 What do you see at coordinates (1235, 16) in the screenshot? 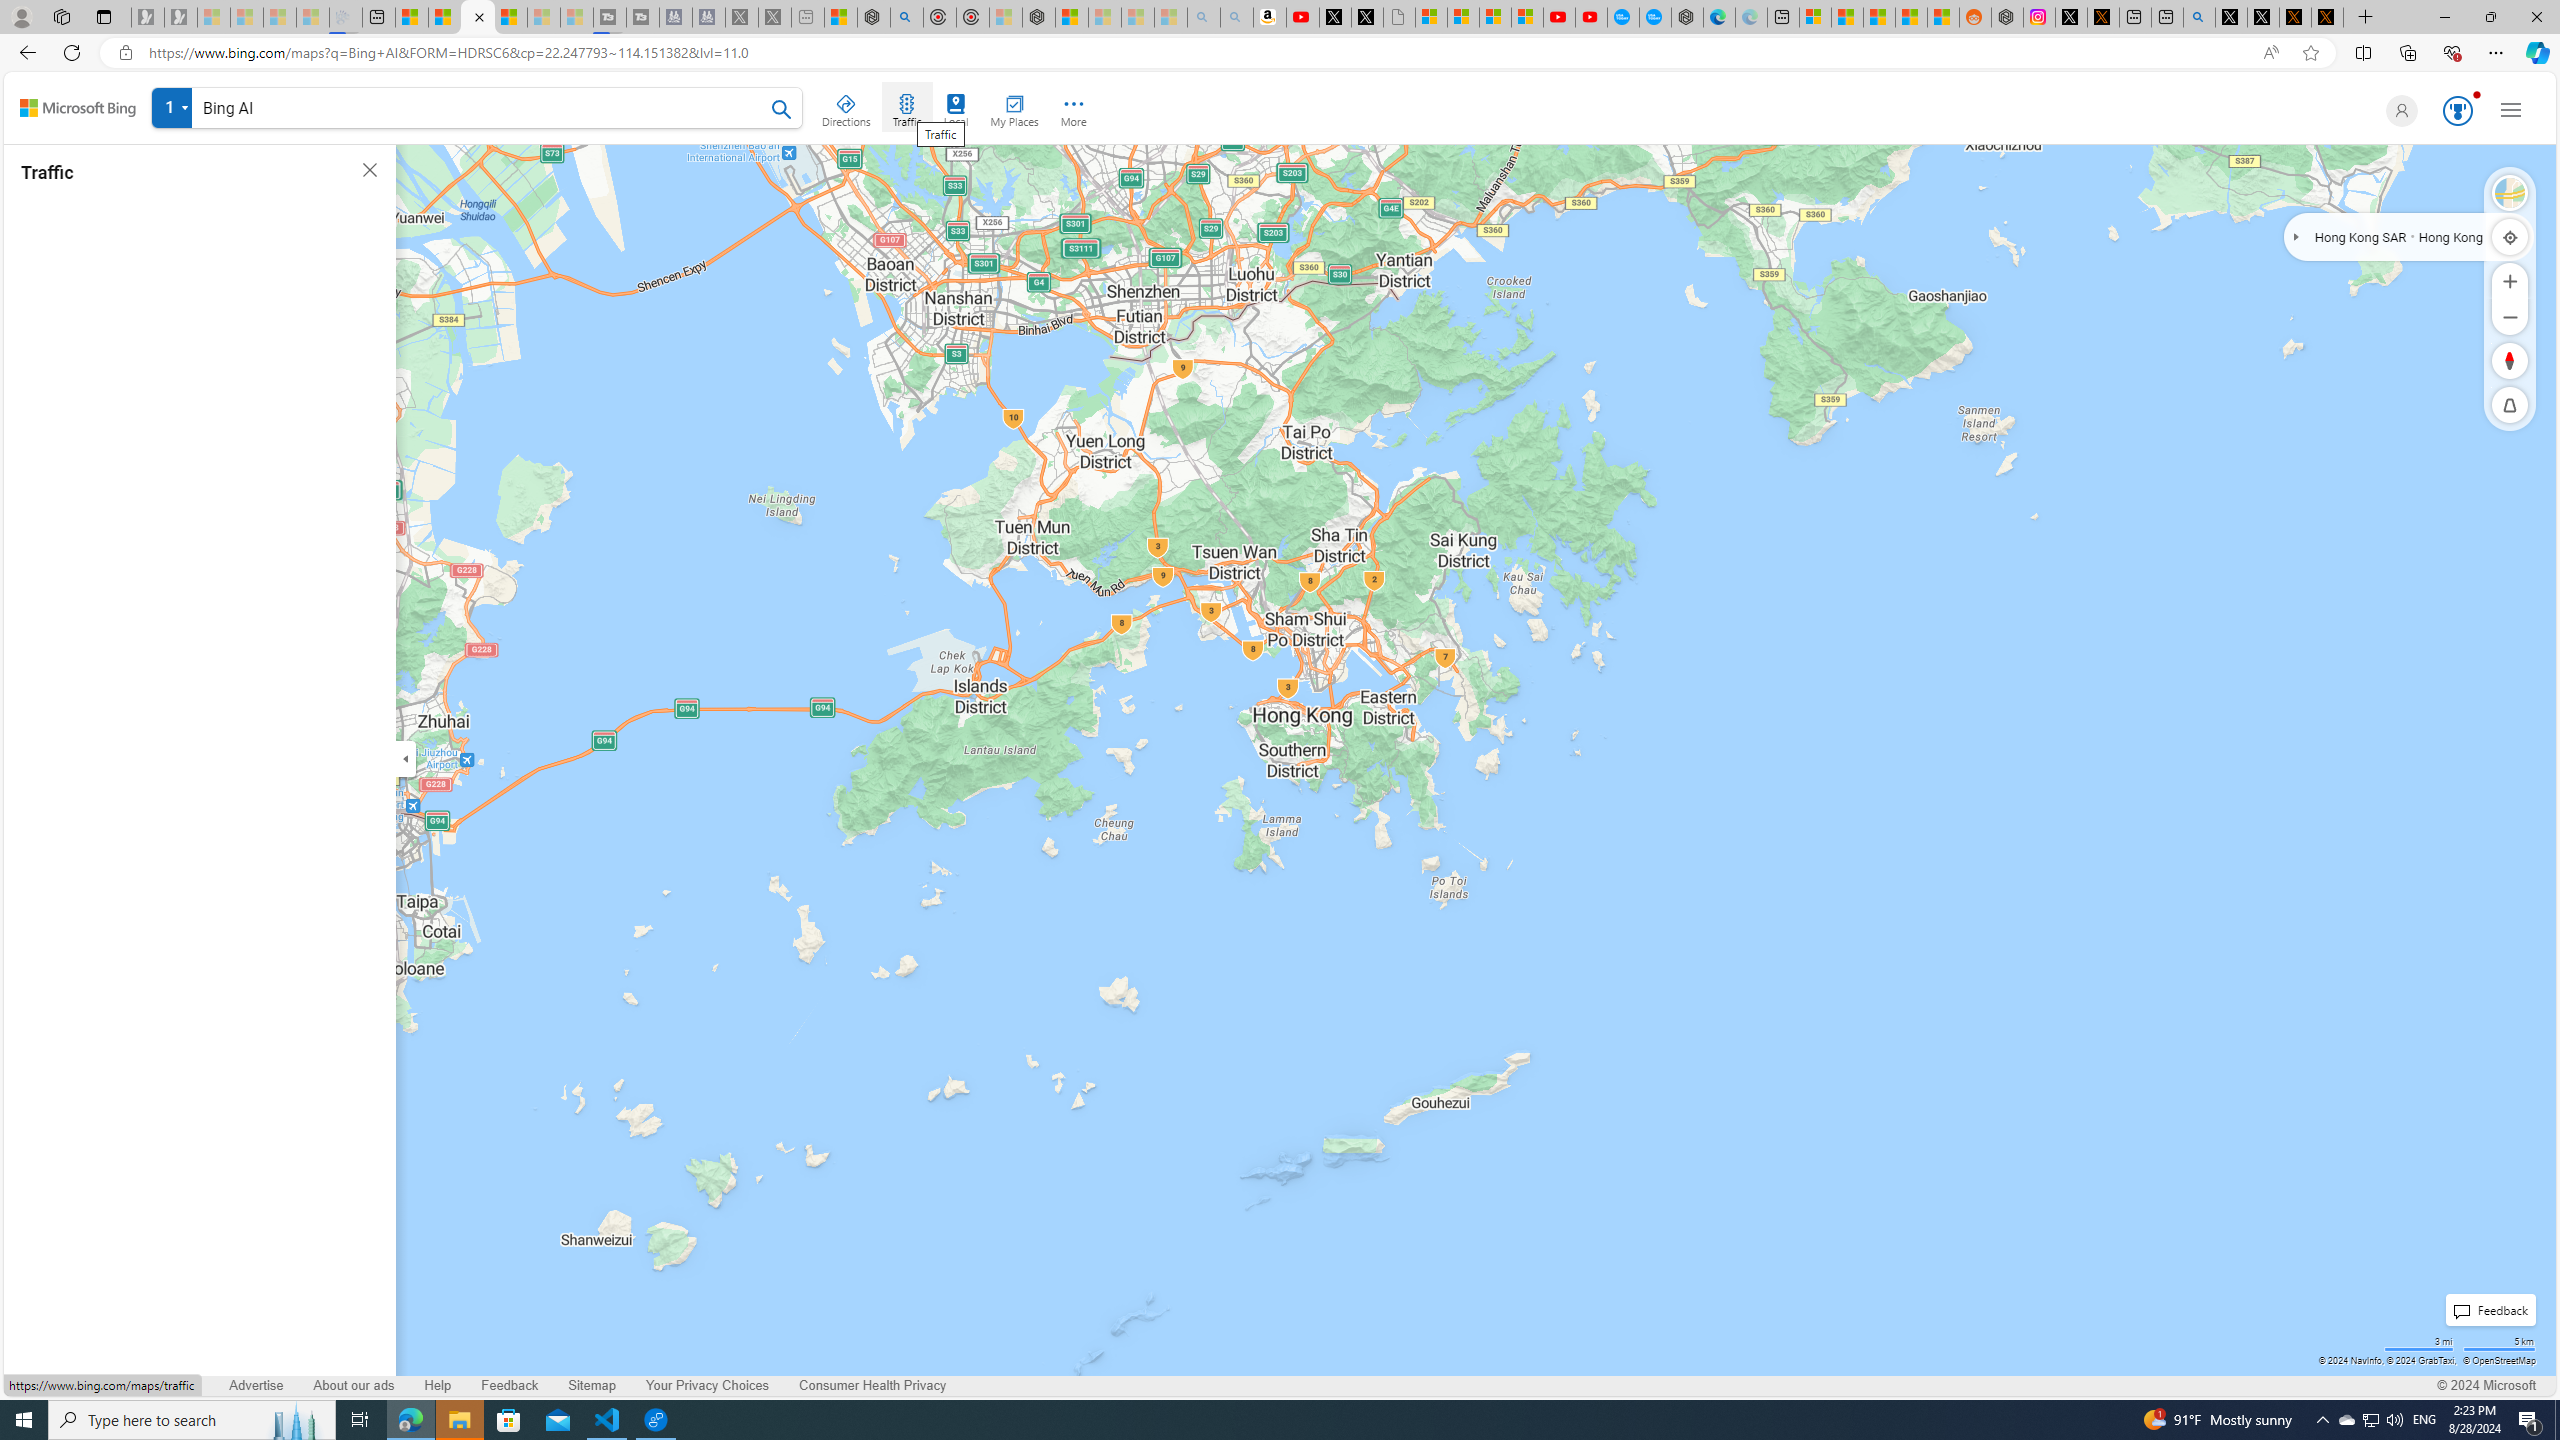
I see `'Amazon Echo Dot PNG - Search Images - Sleeping'` at bounding box center [1235, 16].